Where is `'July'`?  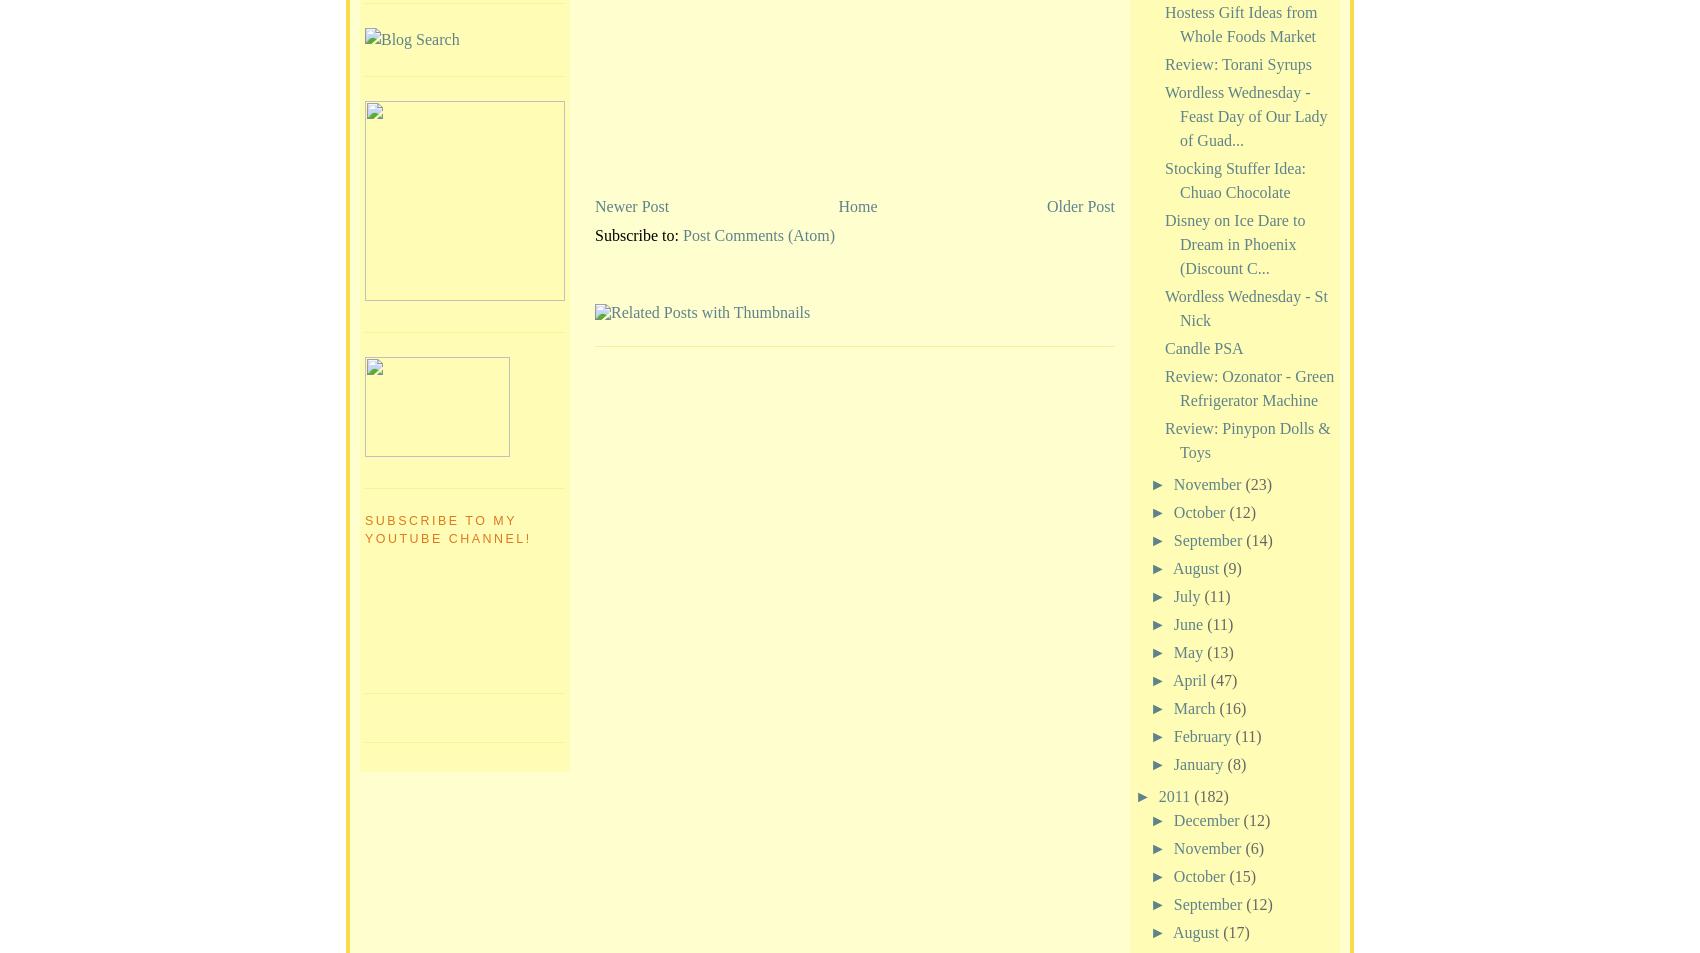
'July' is located at coordinates (1187, 595).